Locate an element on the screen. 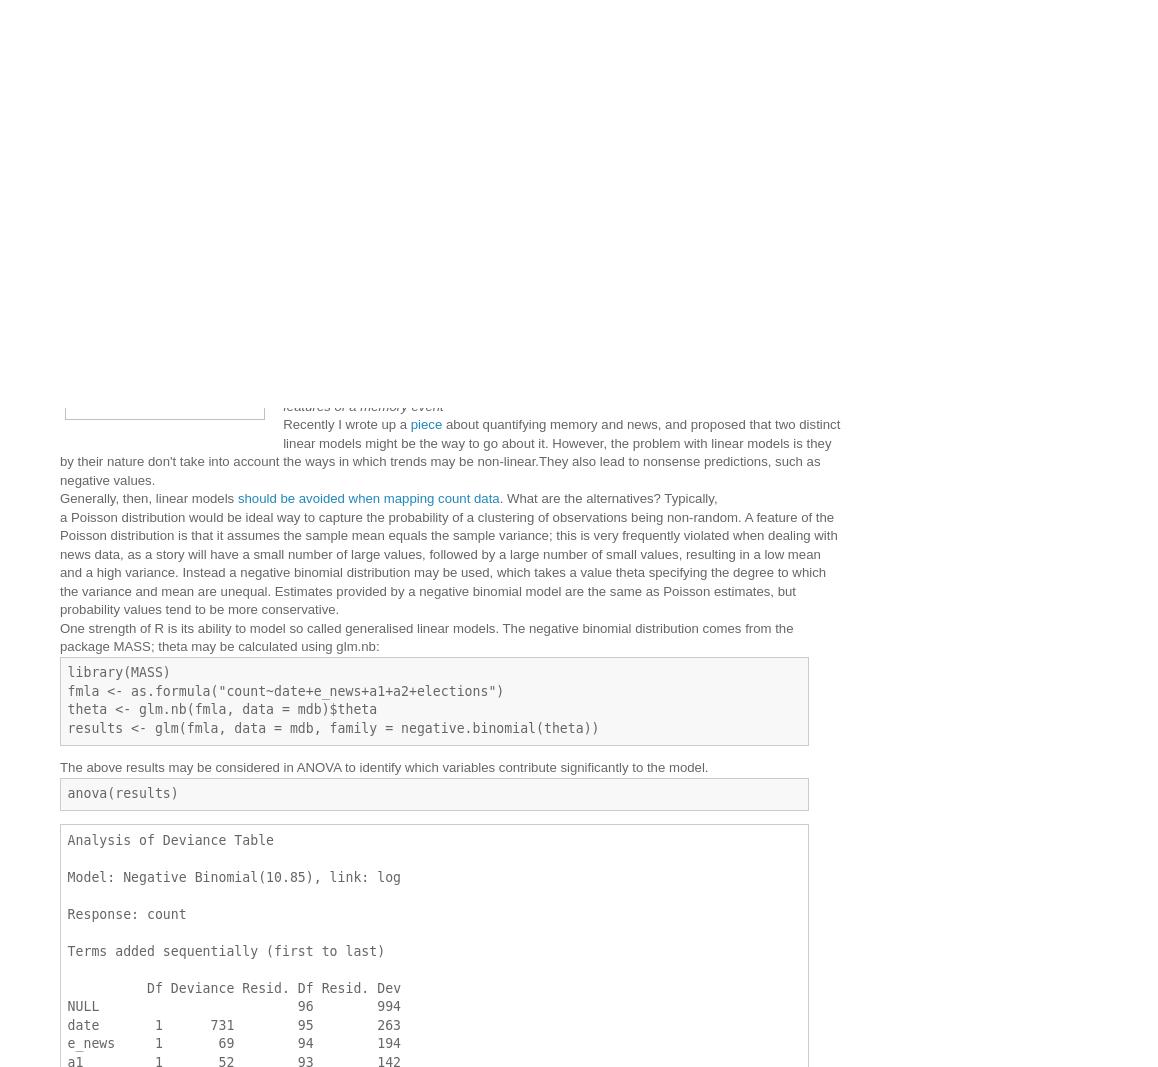  'Better modelling and visualisation of newspaper count data' is located at coordinates (372, 213).